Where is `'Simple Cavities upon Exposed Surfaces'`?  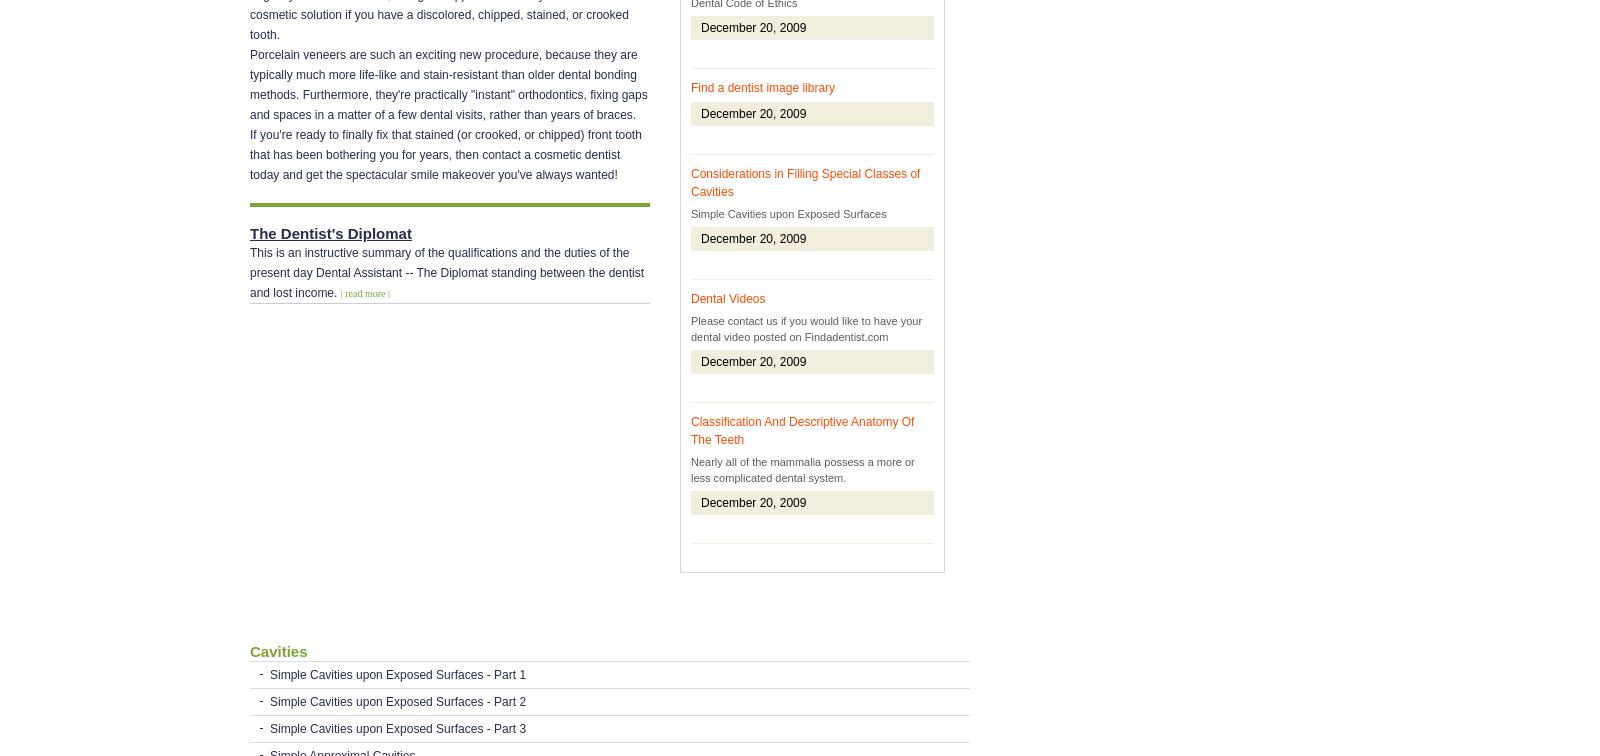
'Simple Cavities upon Exposed Surfaces' is located at coordinates (691, 214).